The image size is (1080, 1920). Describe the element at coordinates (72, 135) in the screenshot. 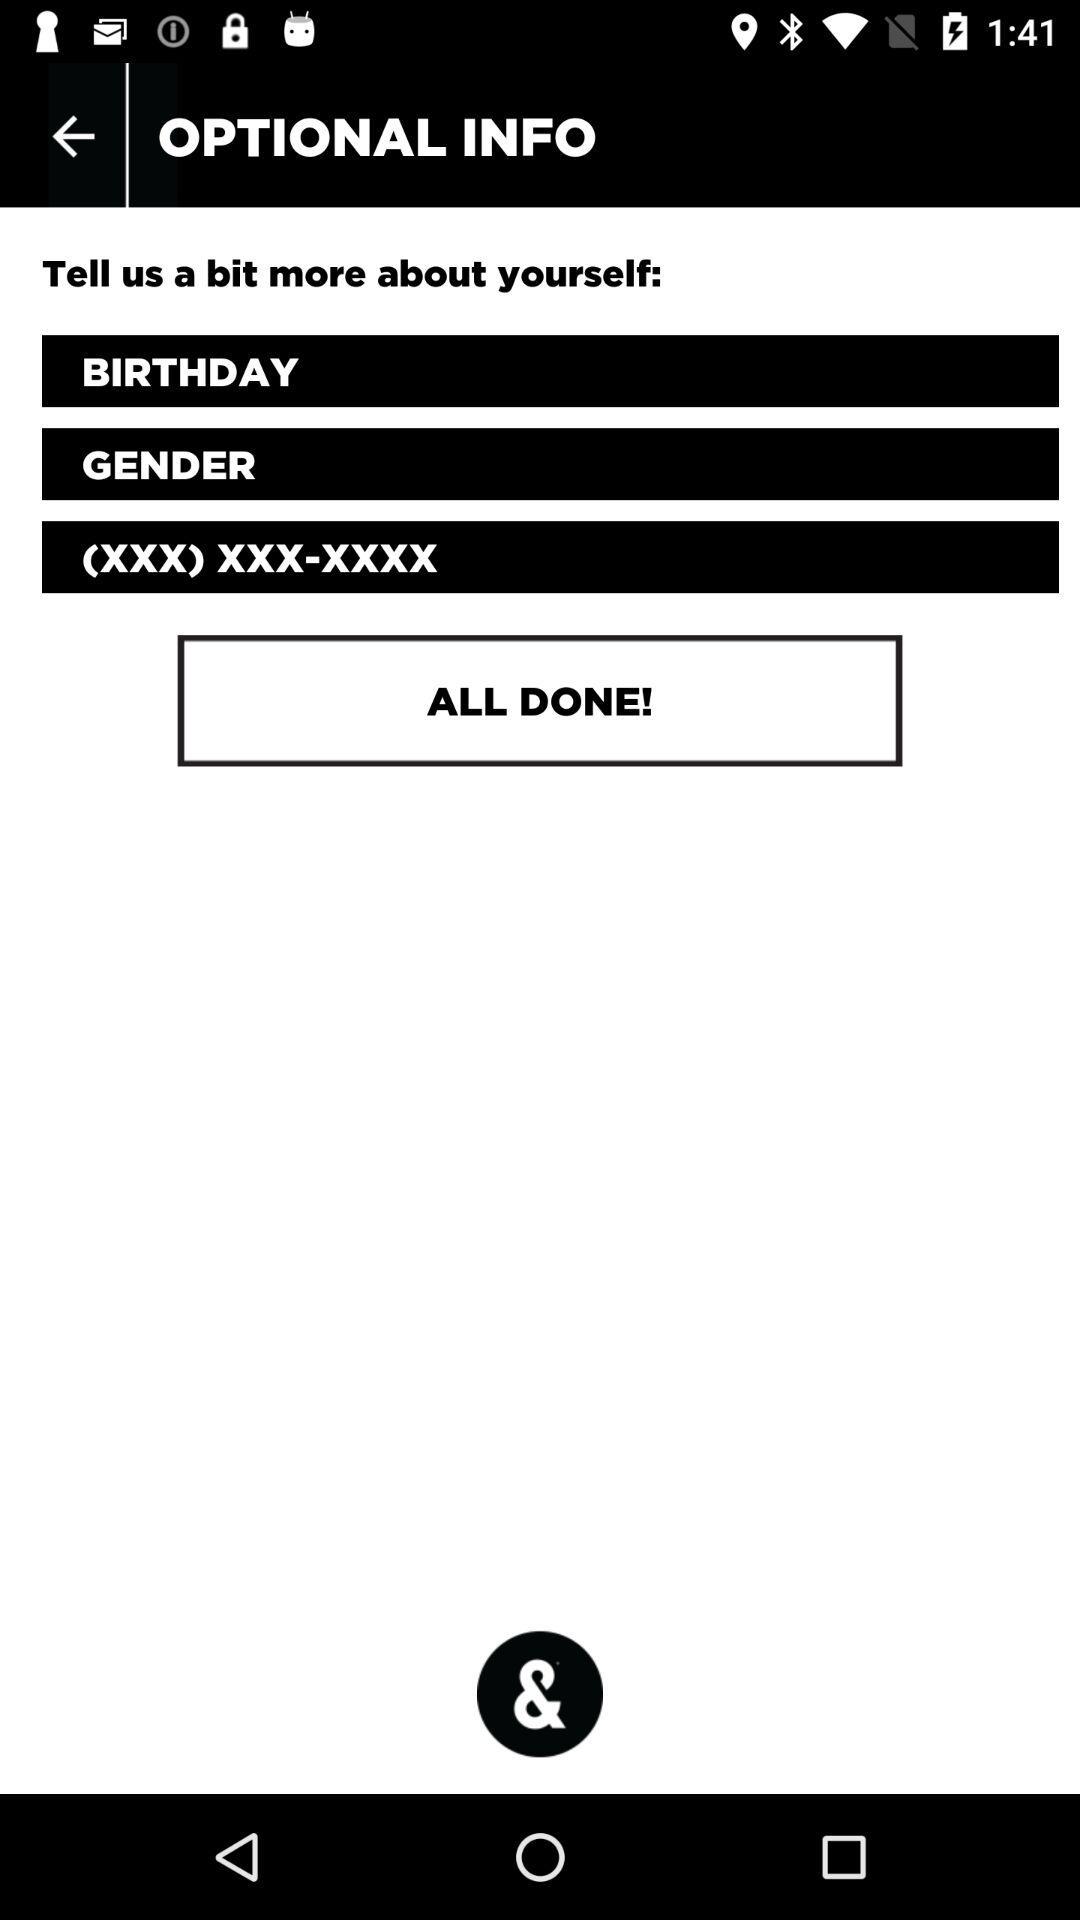

I see `the icon above tell us a icon` at that location.